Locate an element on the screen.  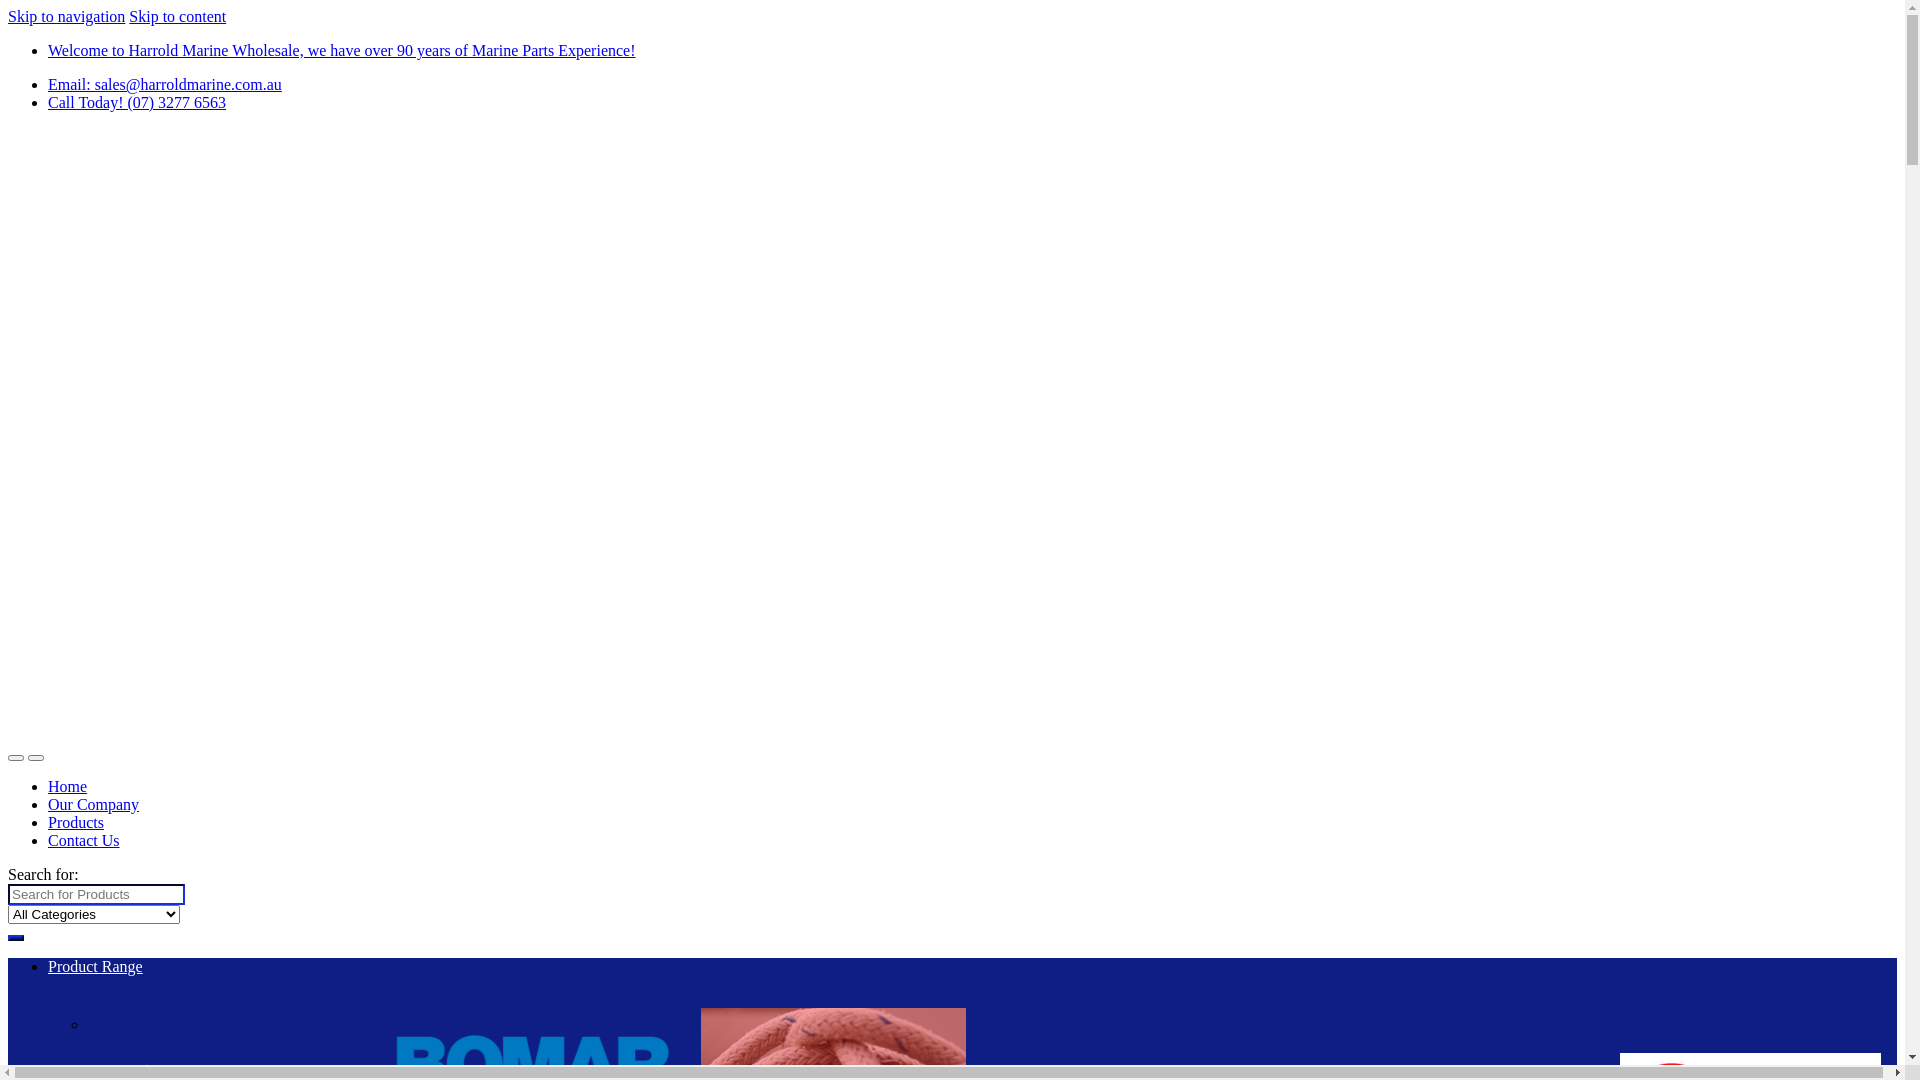
'Contact Us' is located at coordinates (82, 840).